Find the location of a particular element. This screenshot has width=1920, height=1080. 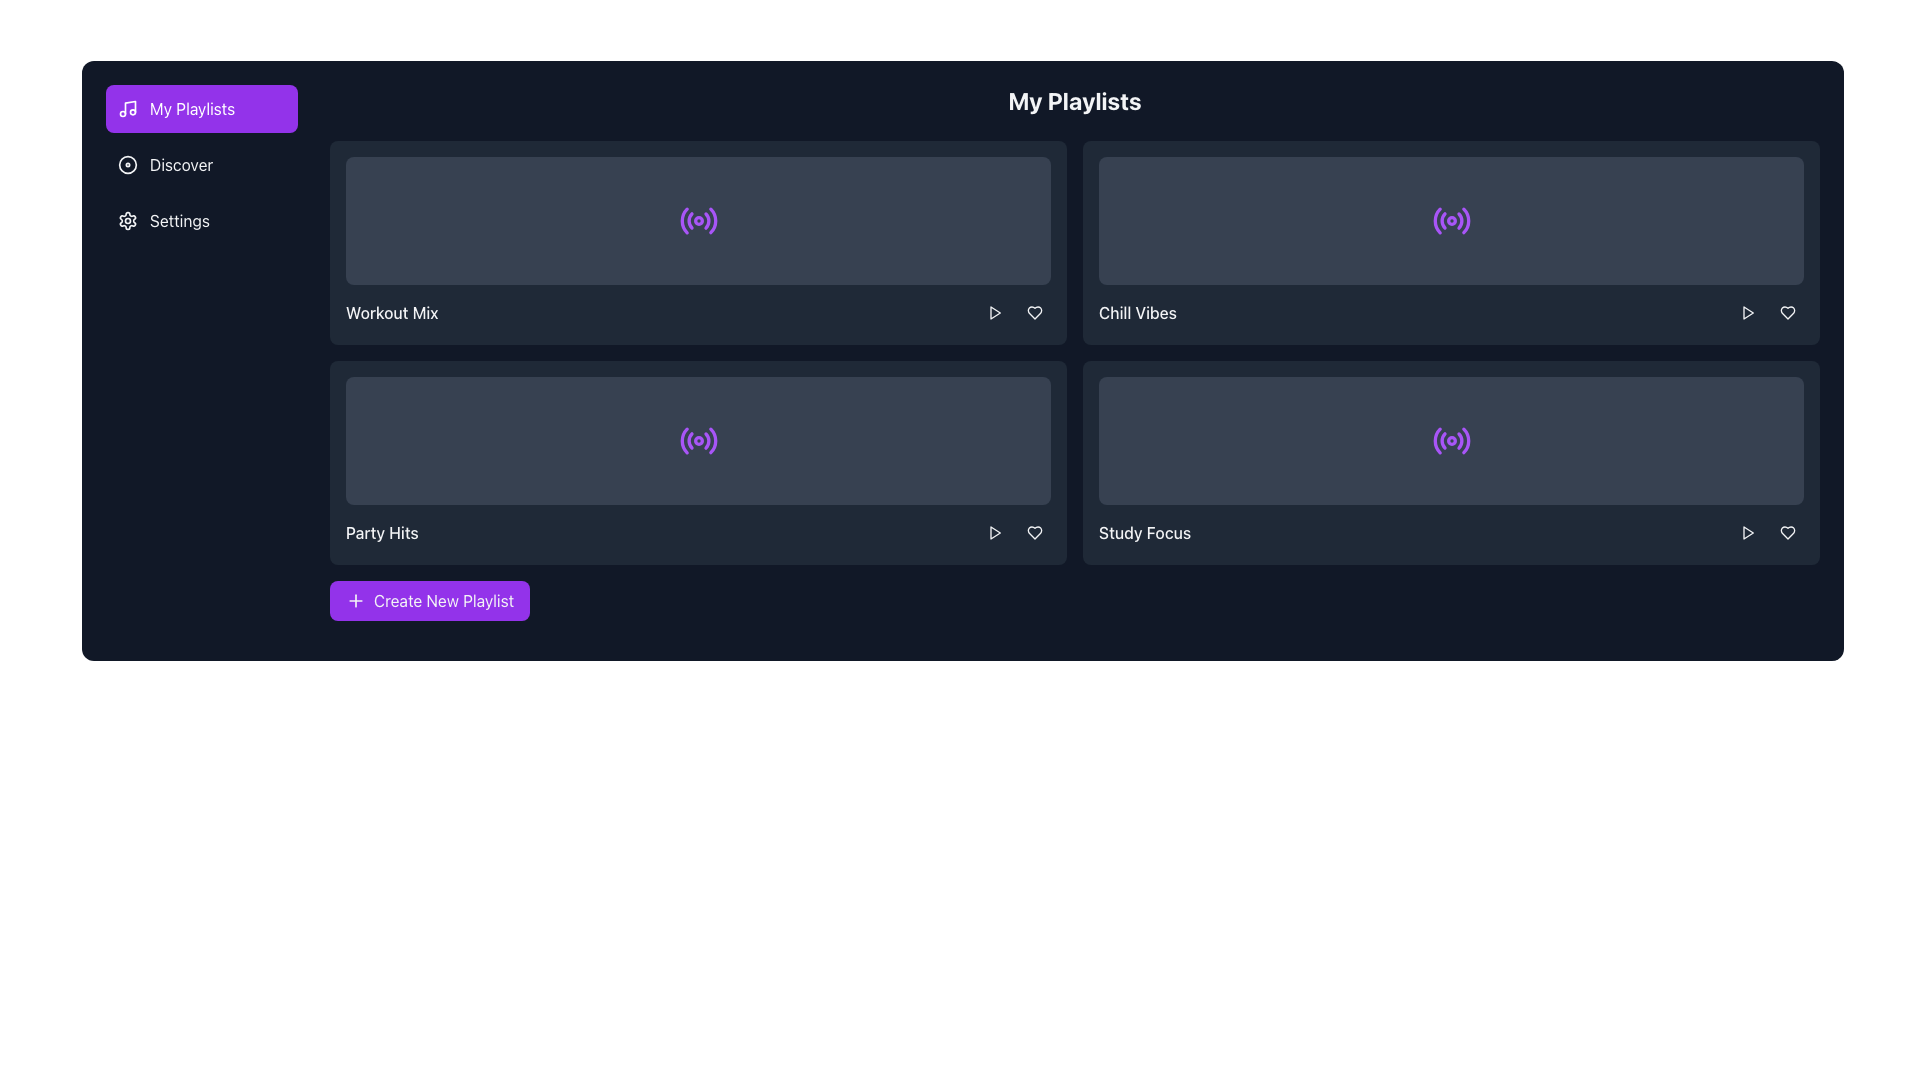

the 'play' button located at the bottom-right corner of the 'Workout Mix' playlist card is located at coordinates (994, 312).